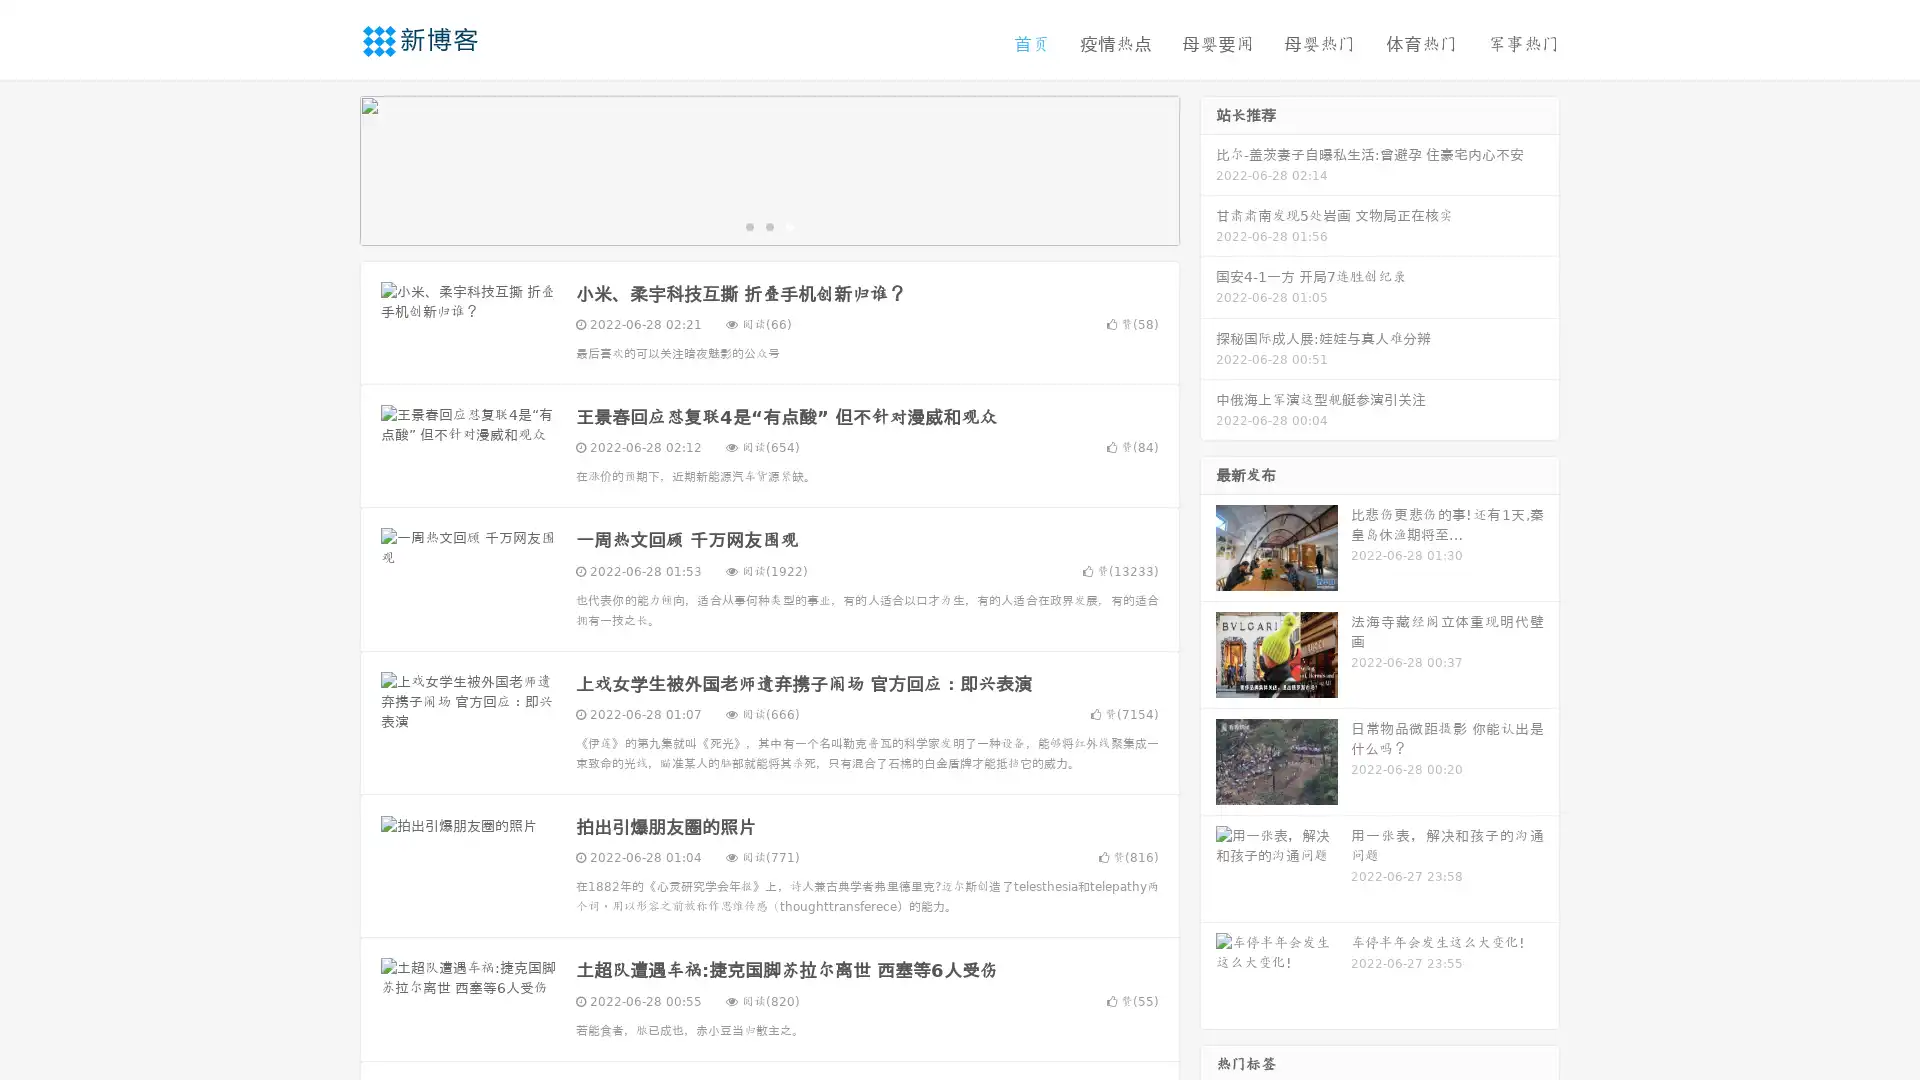 The width and height of the screenshot is (1920, 1080). I want to click on Go to slide 2, so click(768, 225).